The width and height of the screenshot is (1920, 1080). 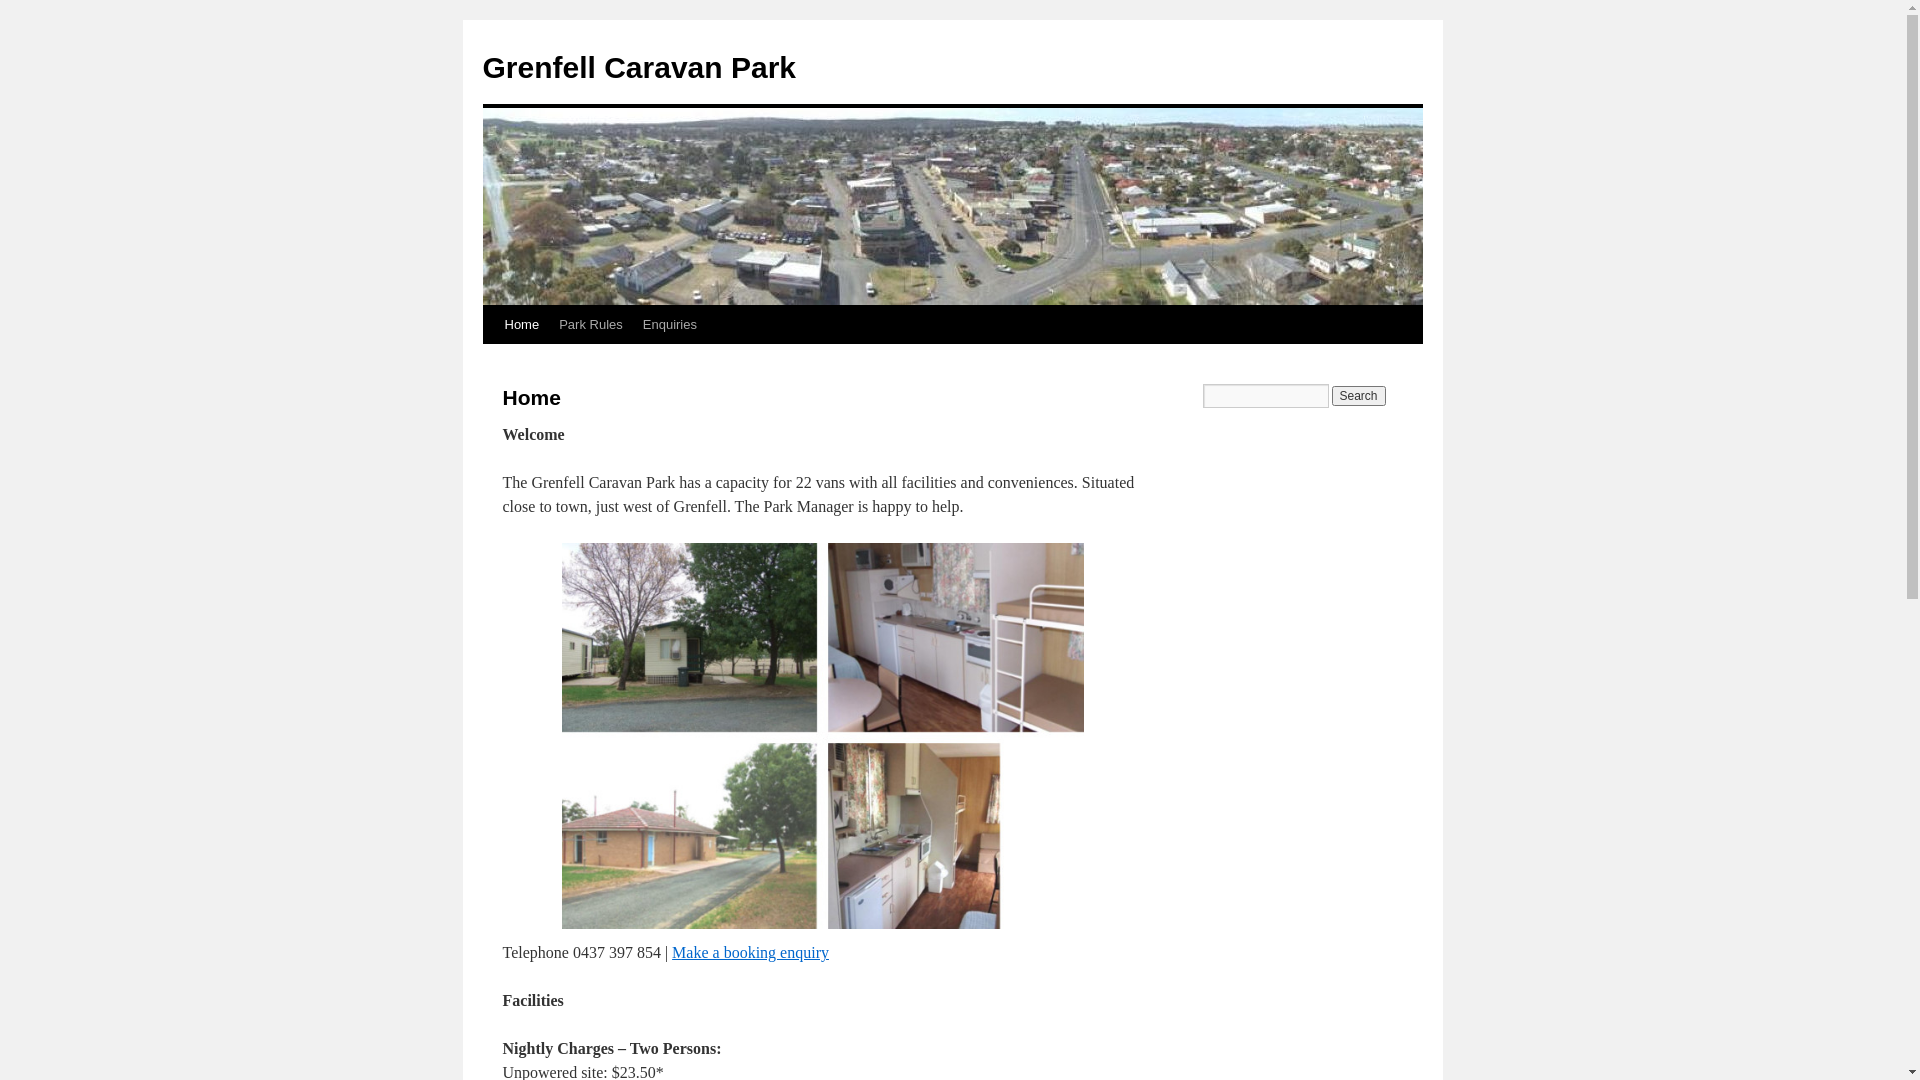 I want to click on 'Park Rules', so click(x=589, y=323).